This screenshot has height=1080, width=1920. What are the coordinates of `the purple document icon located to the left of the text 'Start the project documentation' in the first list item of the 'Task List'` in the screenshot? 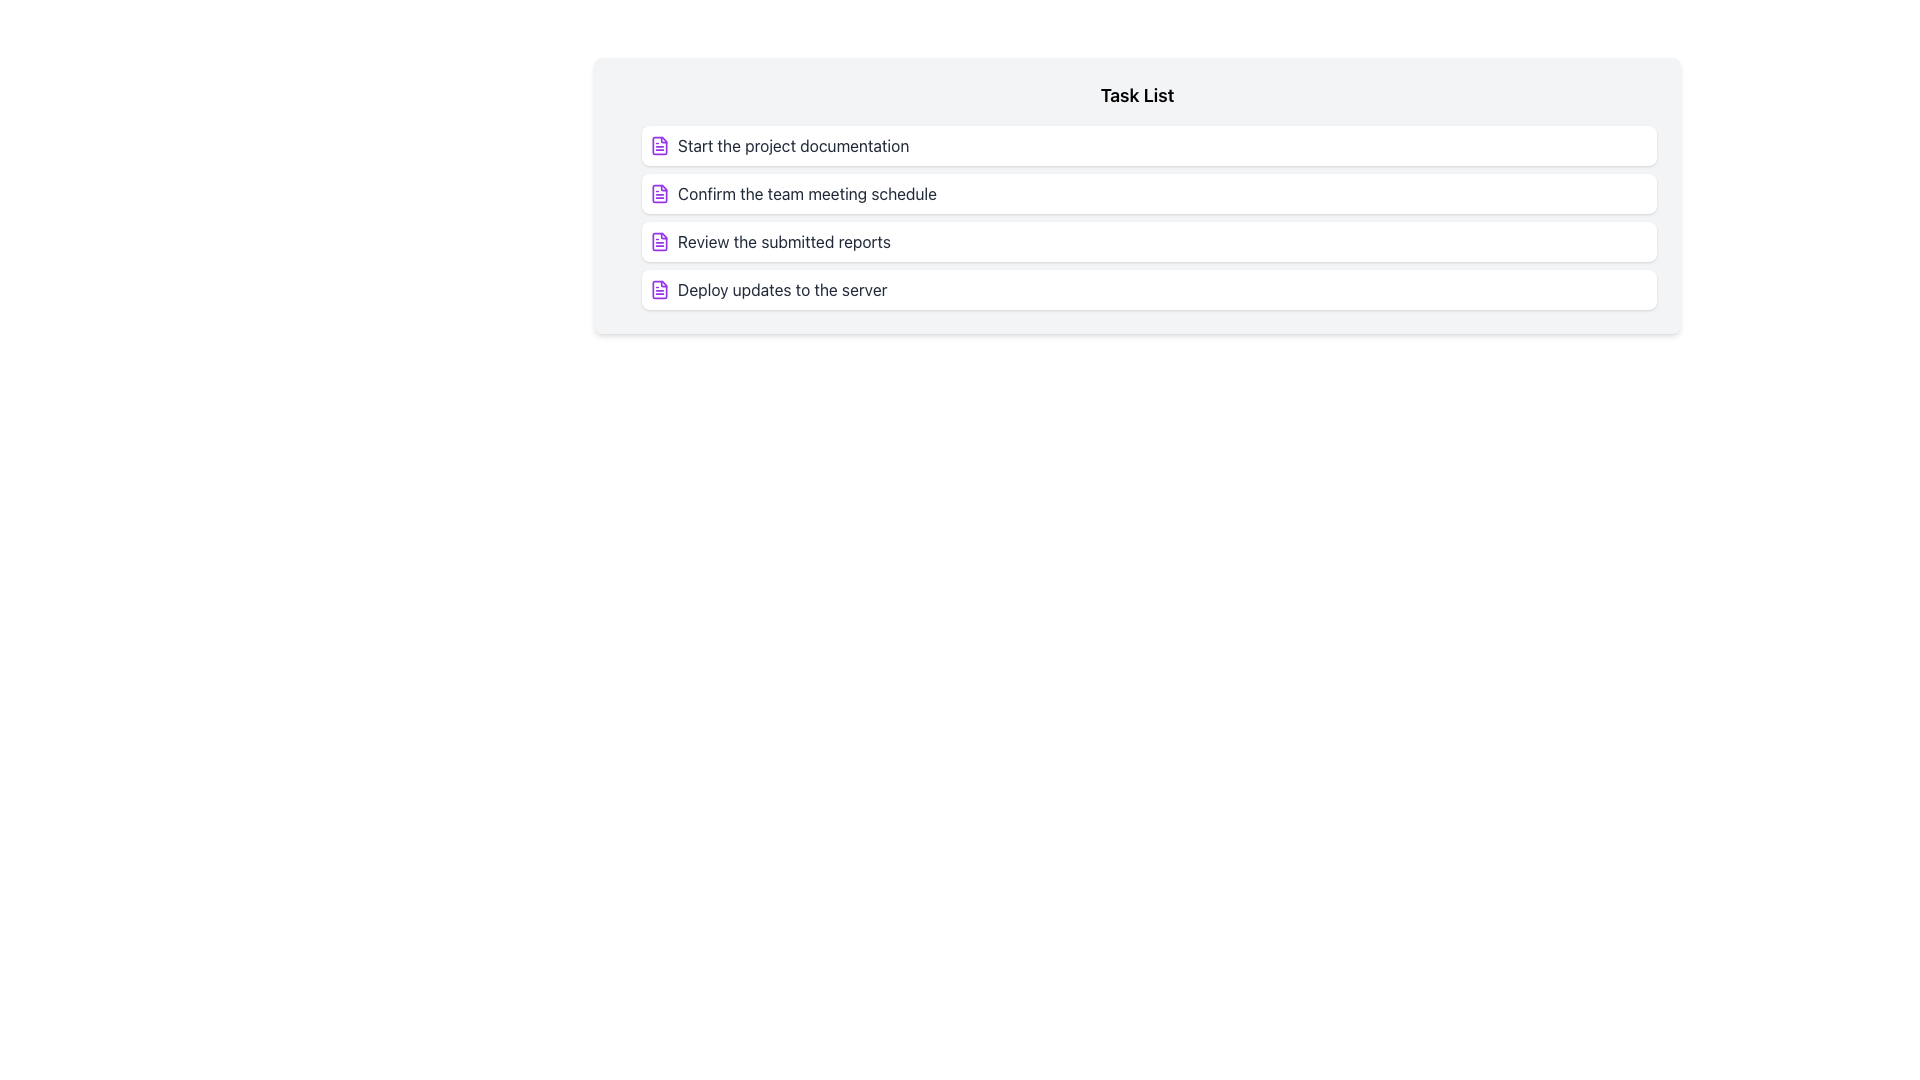 It's located at (660, 145).